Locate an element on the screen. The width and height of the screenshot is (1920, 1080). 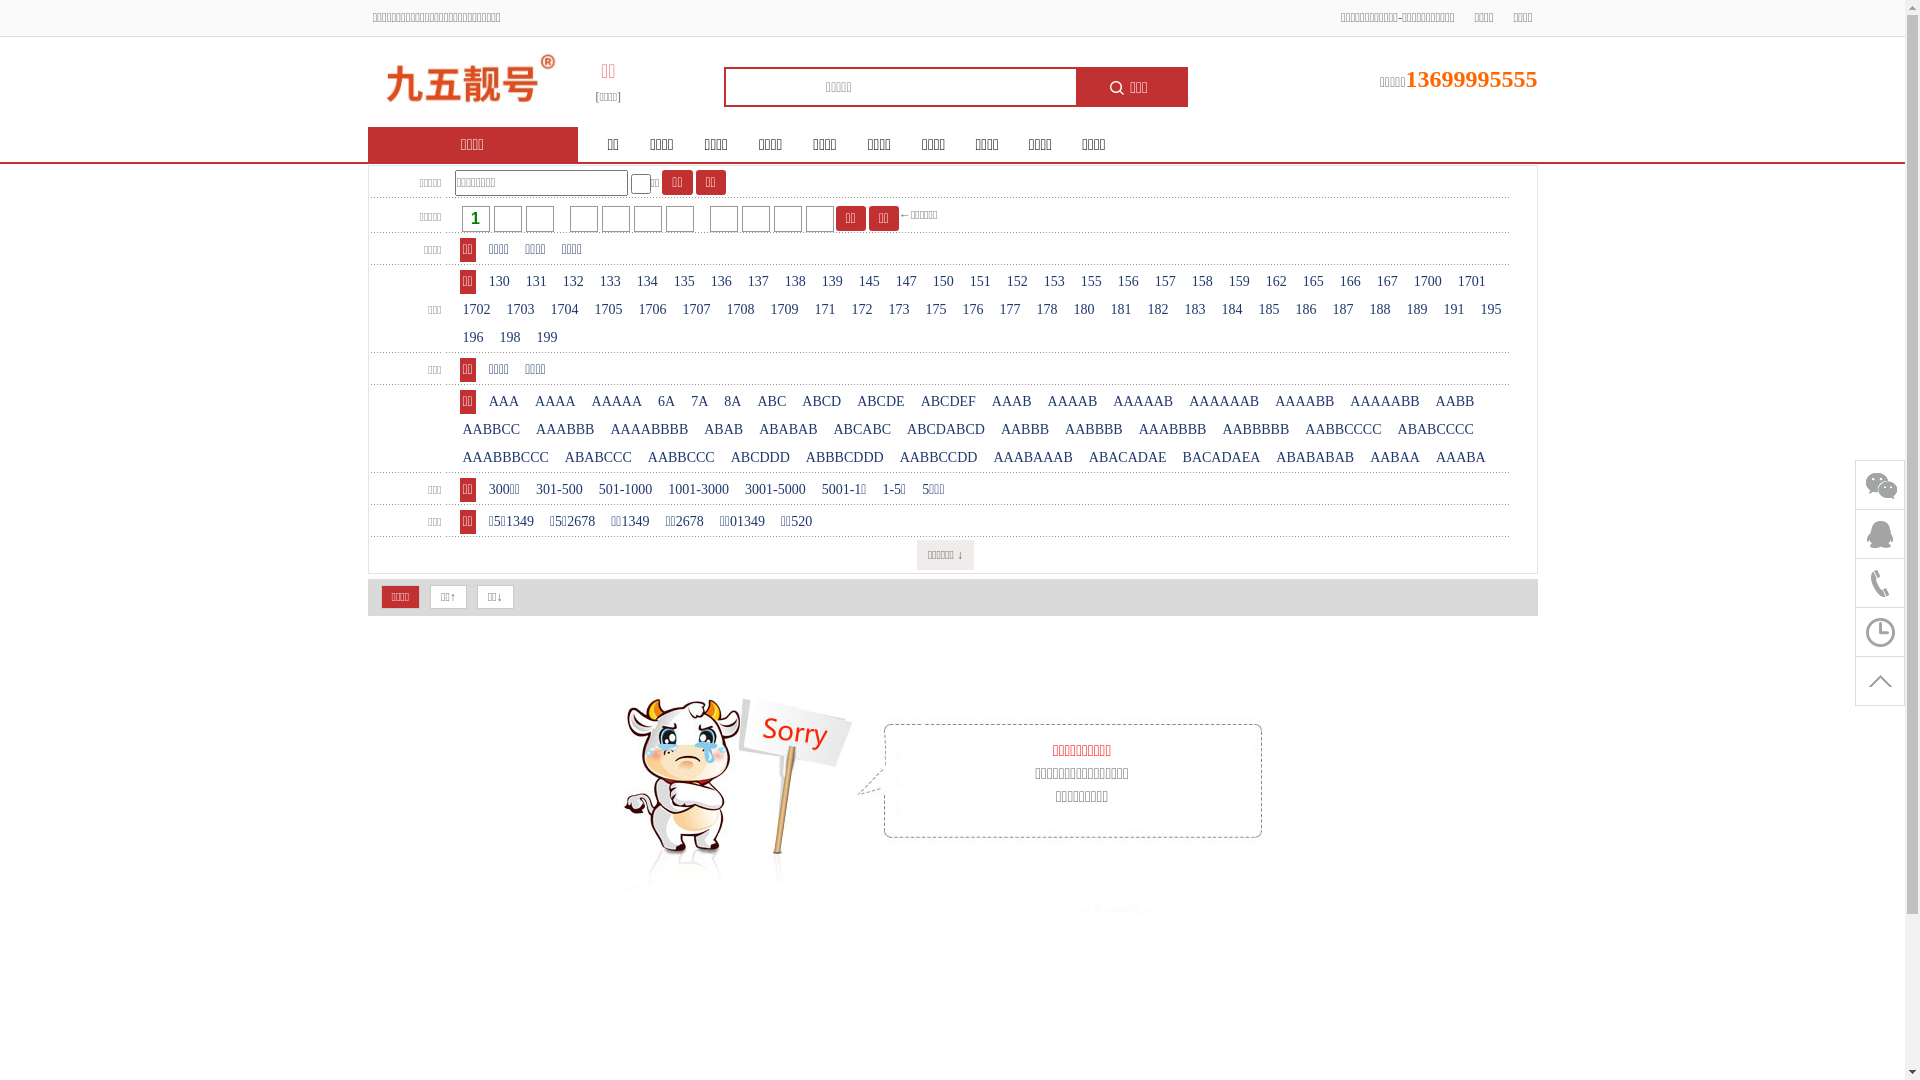
'166' is located at coordinates (1337, 281).